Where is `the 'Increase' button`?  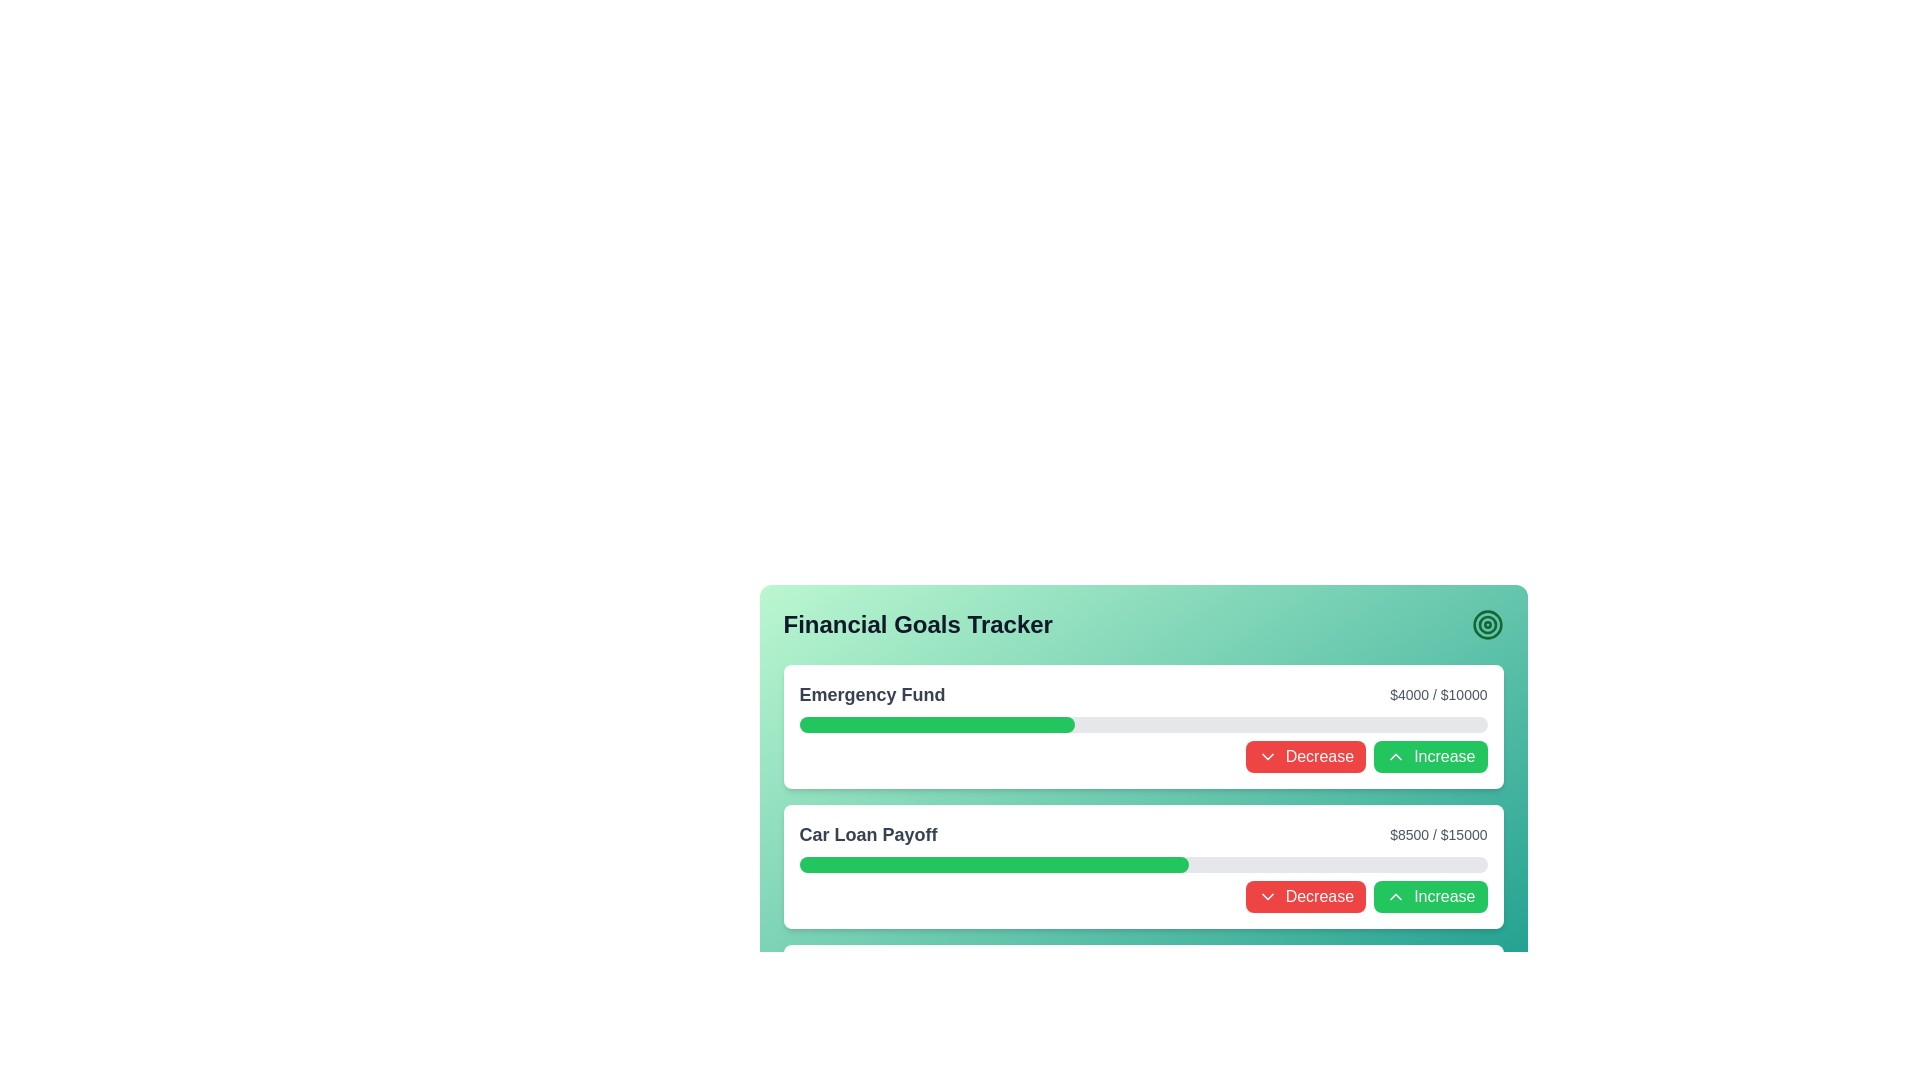
the 'Increase' button is located at coordinates (1429, 756).